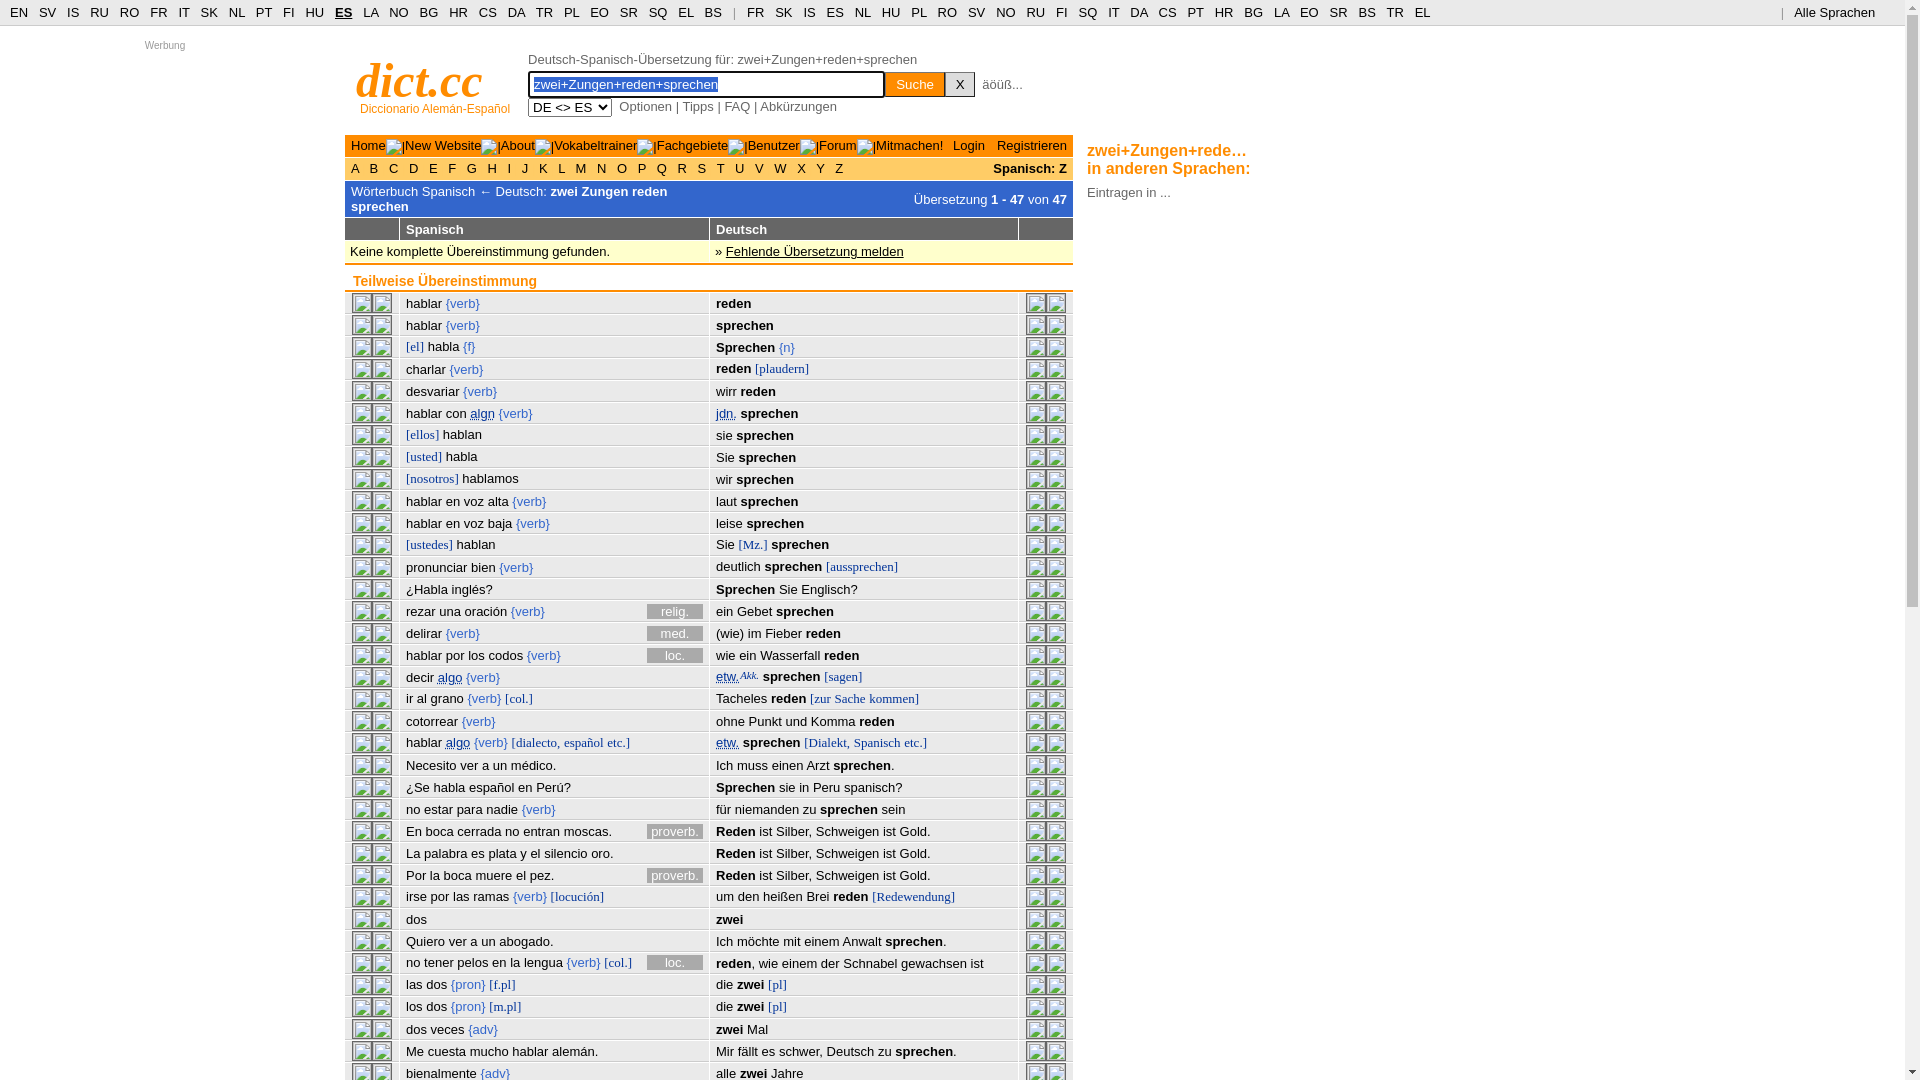  What do you see at coordinates (430, 697) in the screenshot?
I see `'grano'` at bounding box center [430, 697].